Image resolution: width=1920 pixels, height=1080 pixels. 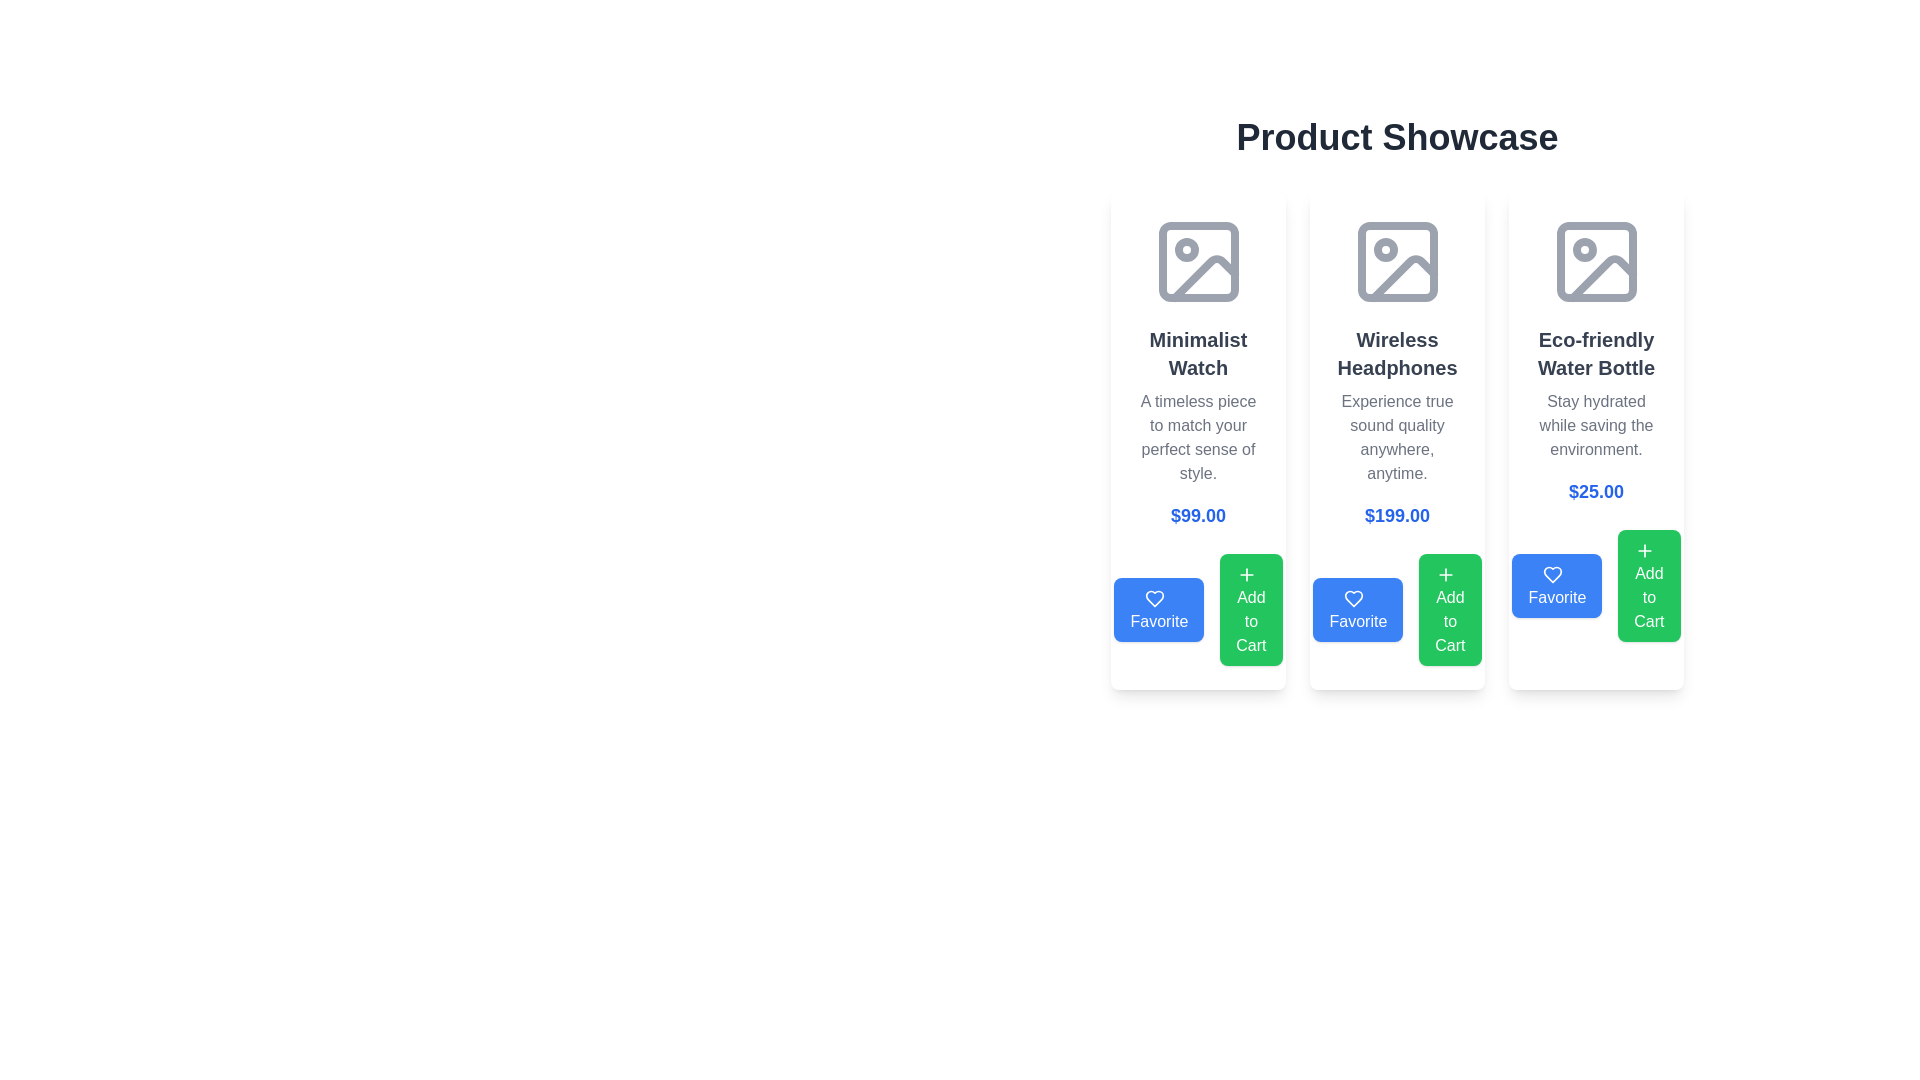 I want to click on the heart icon within the 'Favorite' button on the 'Wireless Headphones' product card to favorite/unfavorite the associated item, so click(x=1354, y=597).